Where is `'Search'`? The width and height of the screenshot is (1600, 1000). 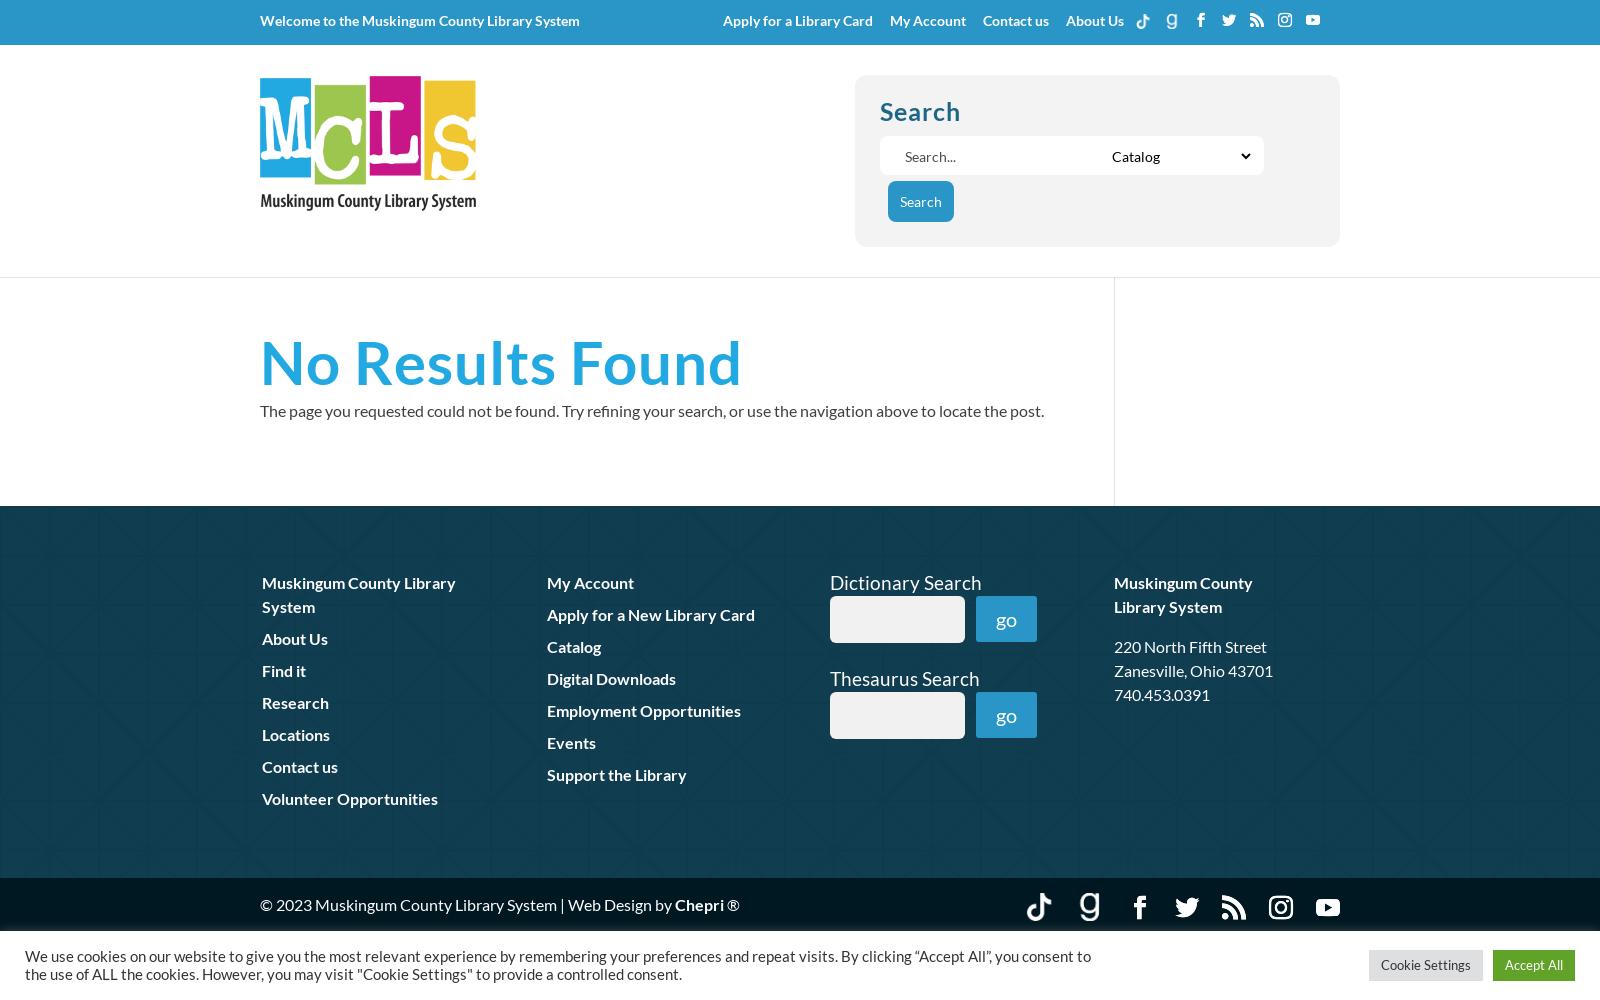
'Search' is located at coordinates (919, 109).